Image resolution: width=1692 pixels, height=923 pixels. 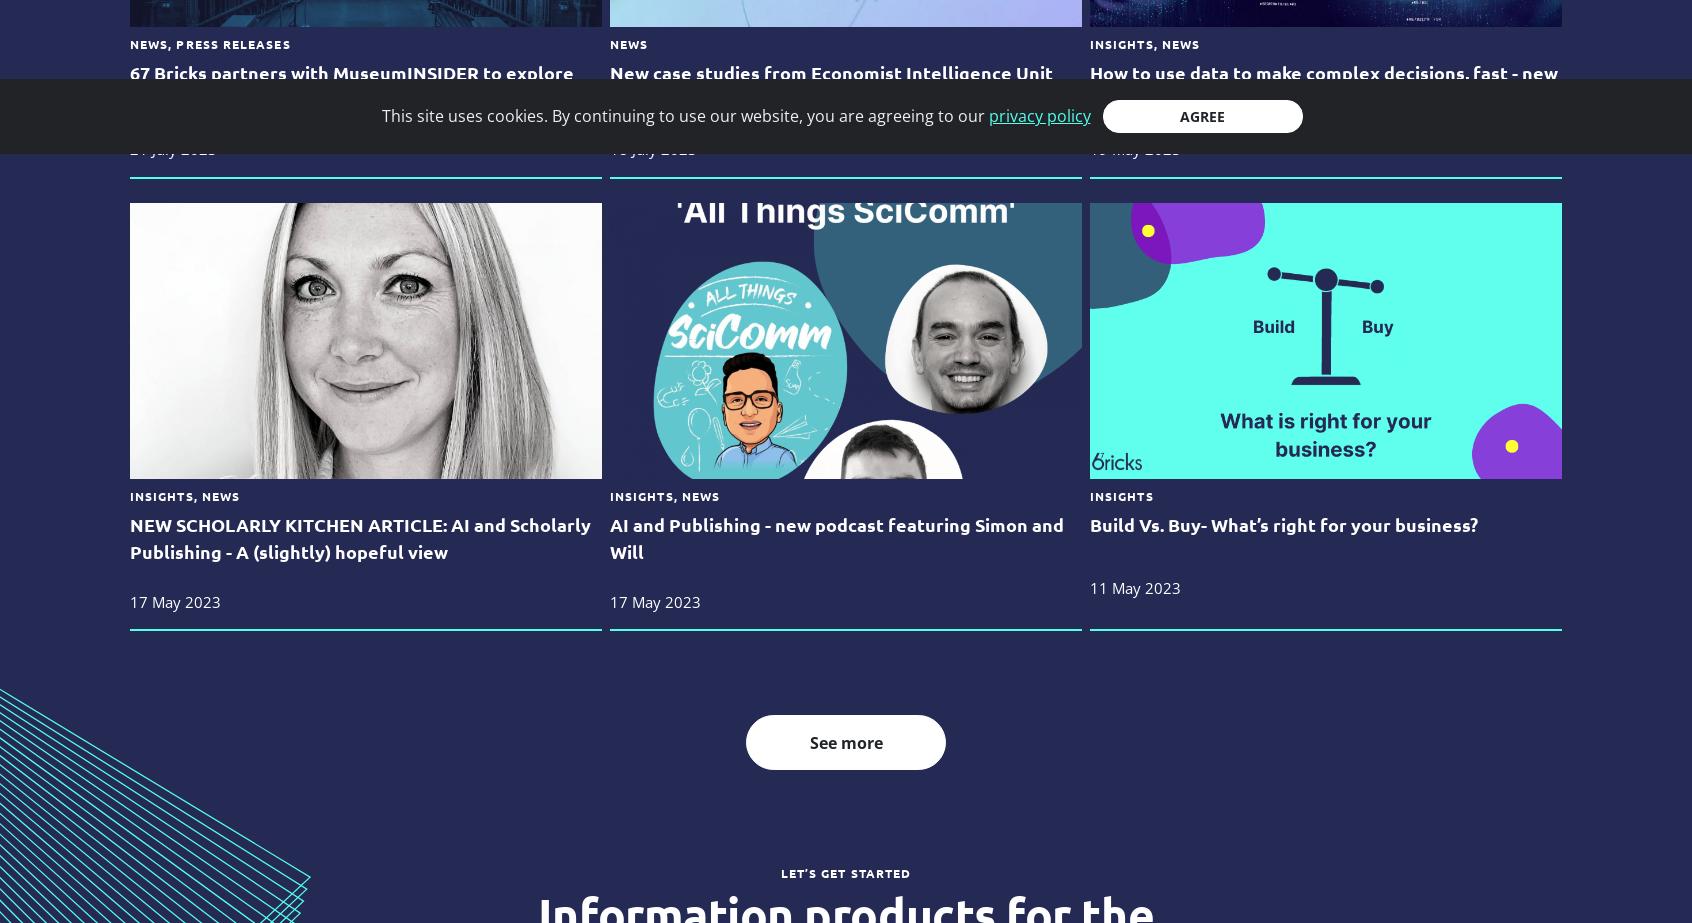 I want to click on 'AGREE', so click(x=1202, y=116).